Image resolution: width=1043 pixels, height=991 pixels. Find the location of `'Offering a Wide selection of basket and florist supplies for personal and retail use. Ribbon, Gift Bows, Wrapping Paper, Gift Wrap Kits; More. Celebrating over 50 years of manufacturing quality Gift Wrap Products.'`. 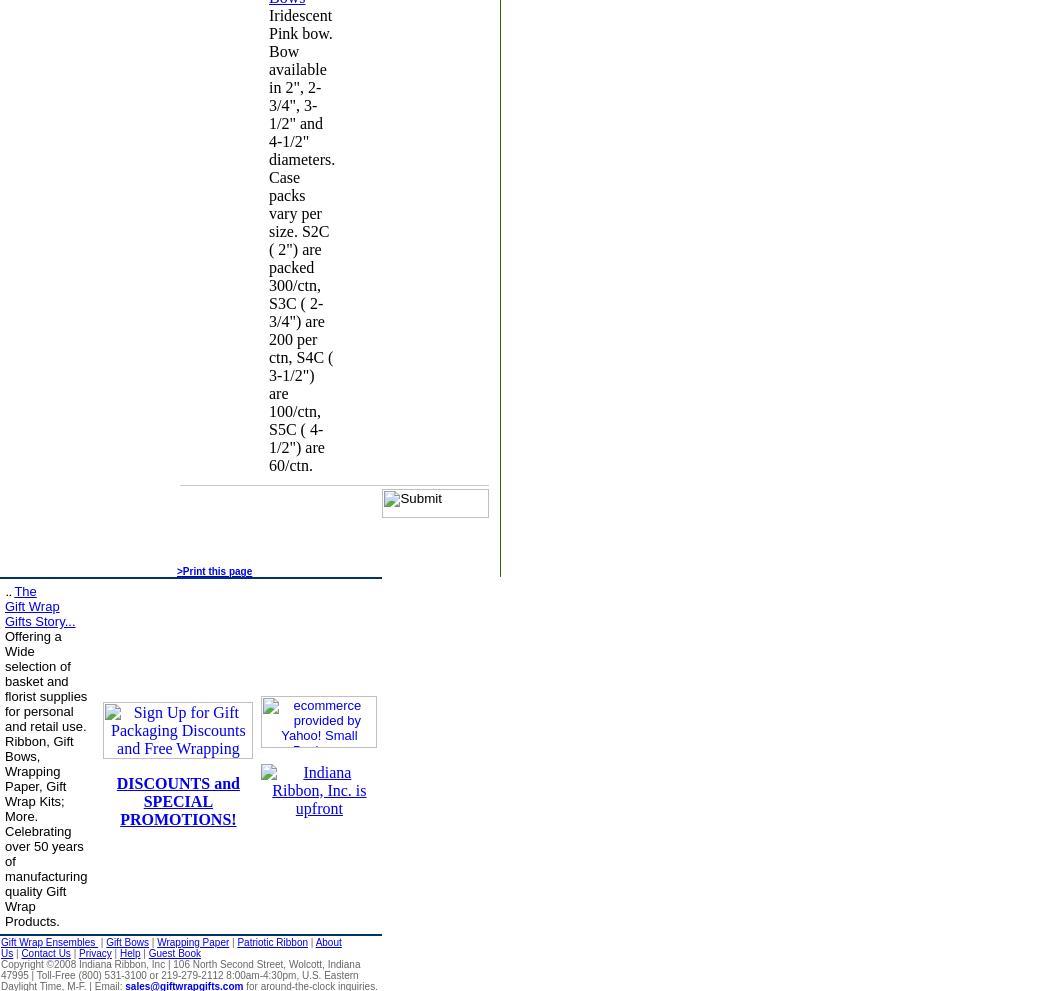

'Offering a Wide selection of basket and florist supplies for personal and retail use. Ribbon, Gift Bows, Wrapping Paper, Gift Wrap Kits; More. Celebrating over 50 years of manufacturing quality Gift Wrap Products.' is located at coordinates (44, 779).